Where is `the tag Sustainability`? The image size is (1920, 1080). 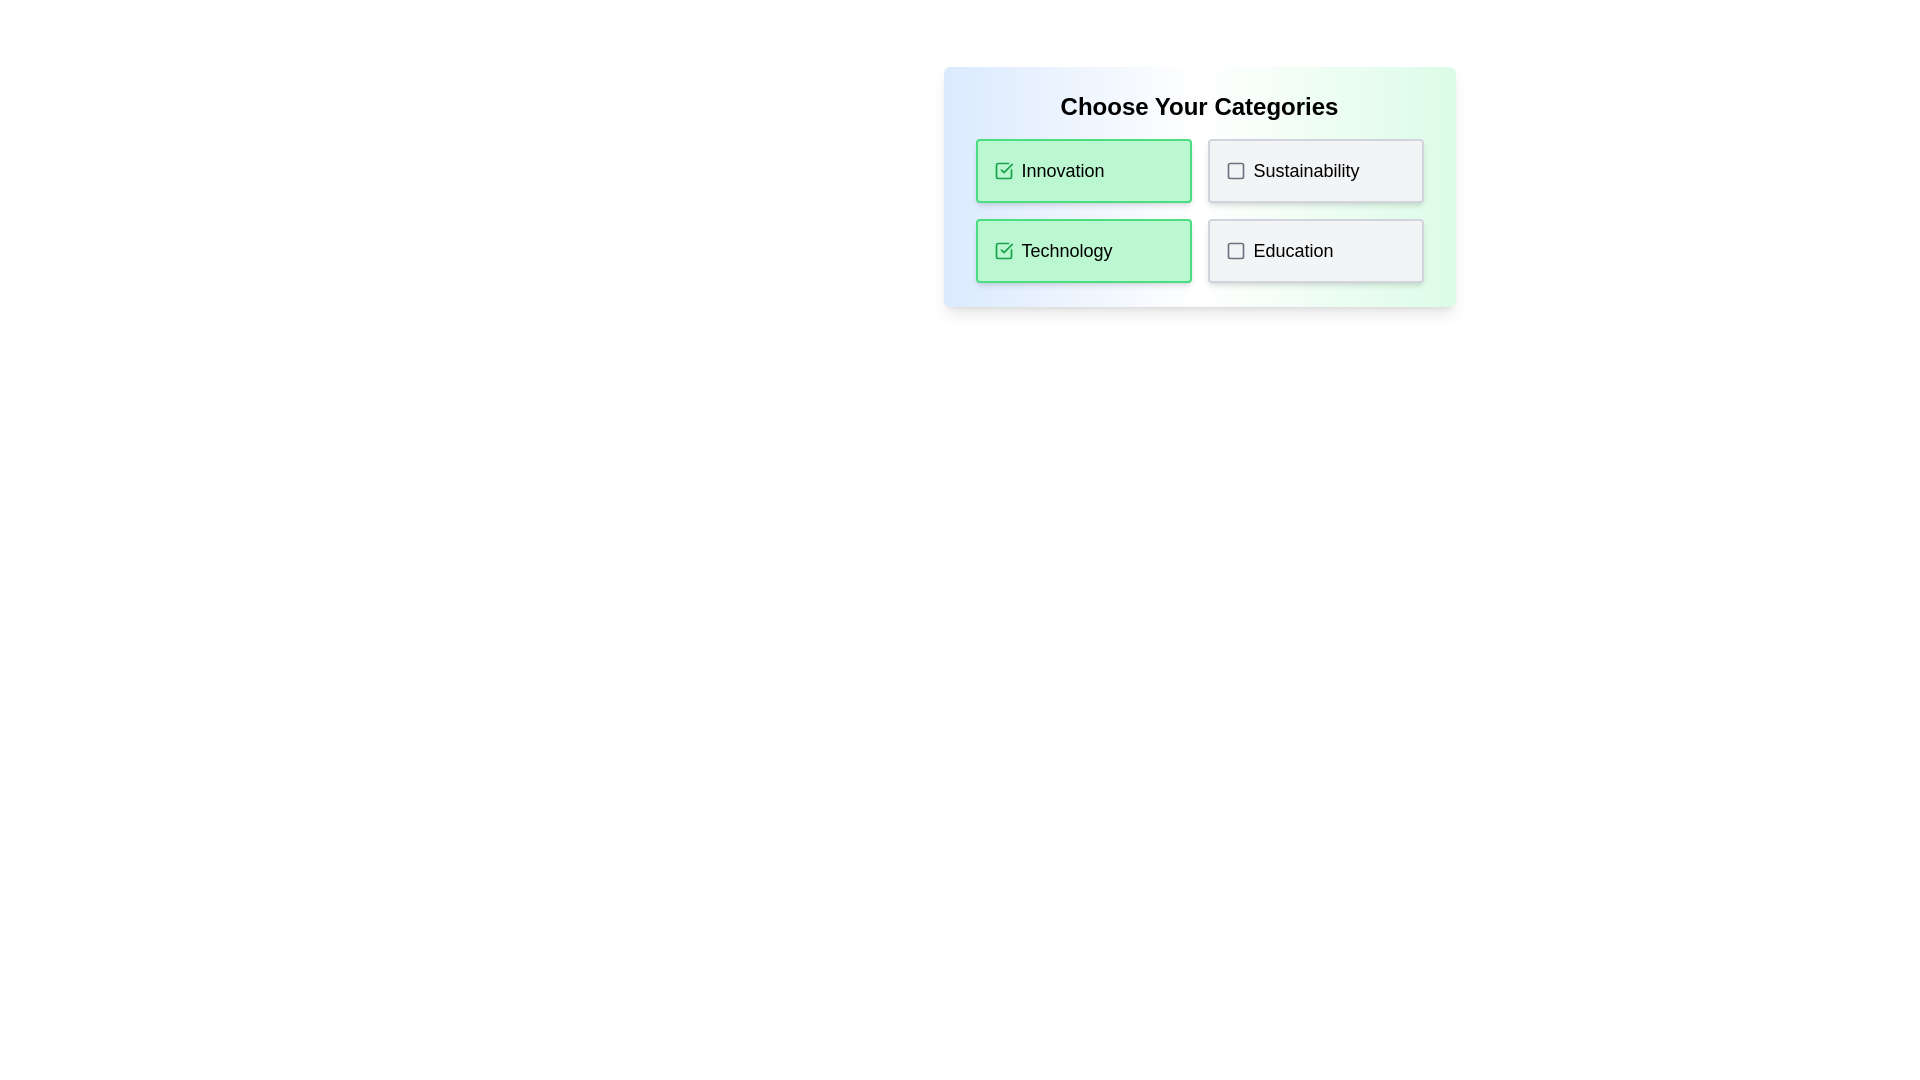 the tag Sustainability is located at coordinates (1315, 169).